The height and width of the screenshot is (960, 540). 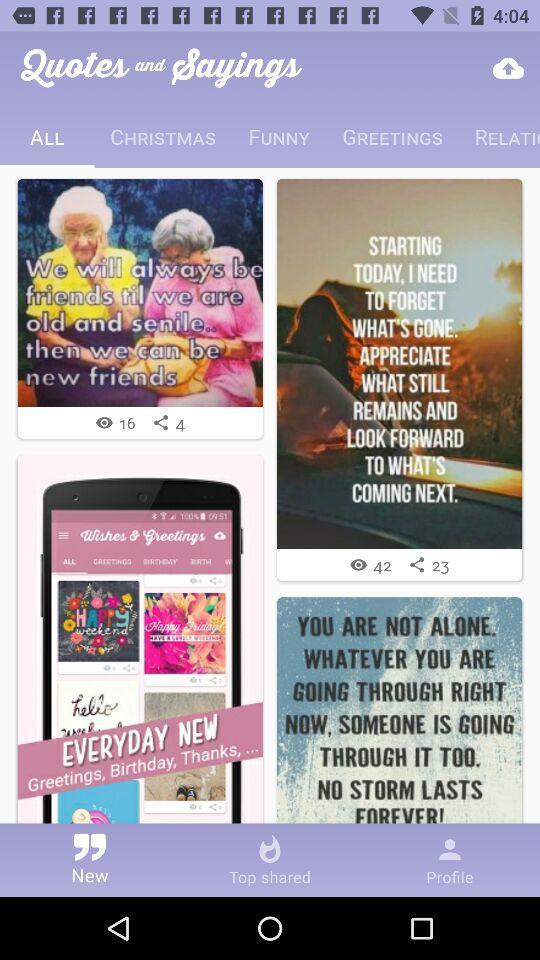 What do you see at coordinates (399, 362) in the screenshot?
I see `click on picture` at bounding box center [399, 362].